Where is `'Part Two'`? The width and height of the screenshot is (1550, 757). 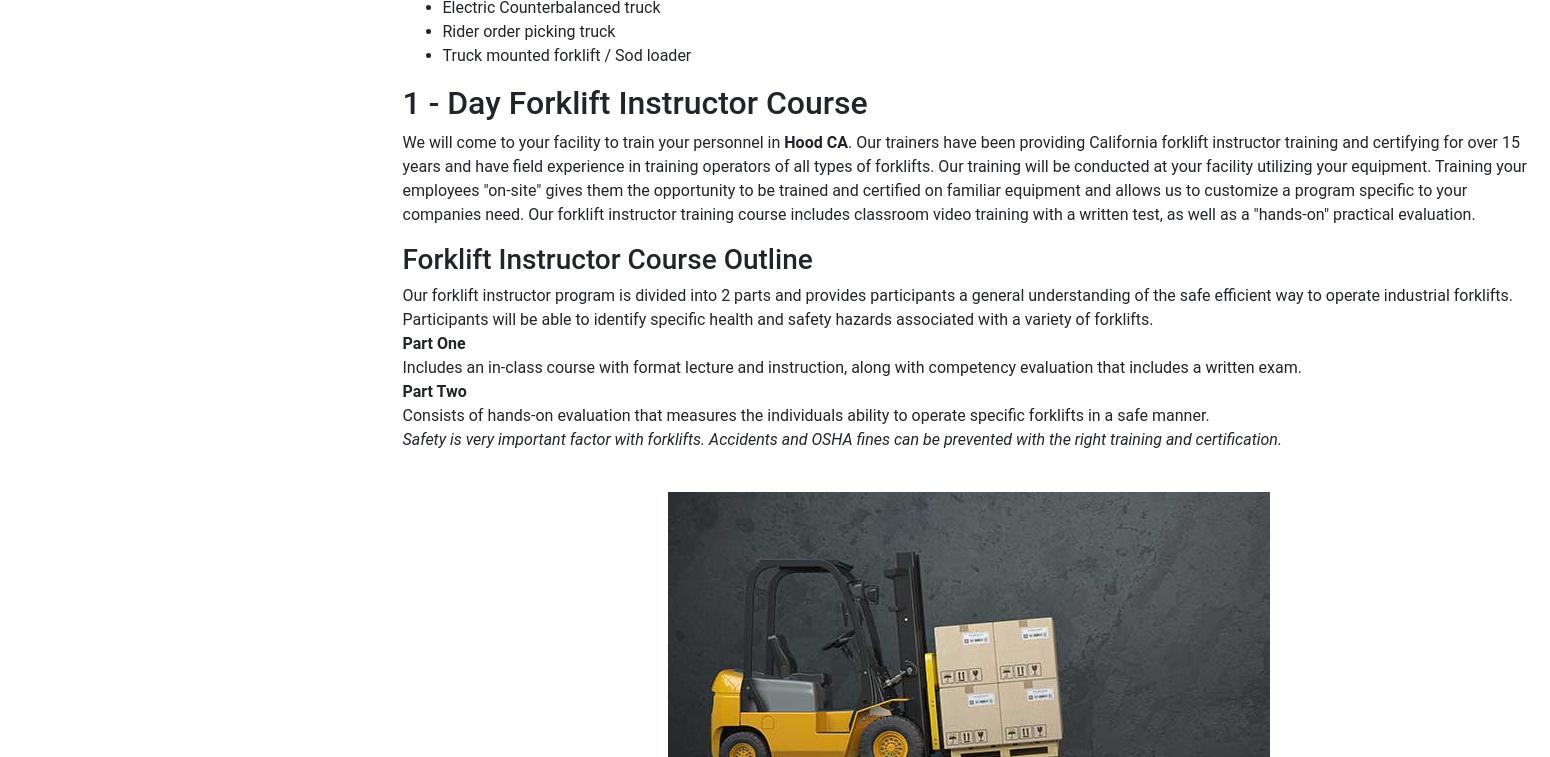
'Part Two' is located at coordinates (434, 391).